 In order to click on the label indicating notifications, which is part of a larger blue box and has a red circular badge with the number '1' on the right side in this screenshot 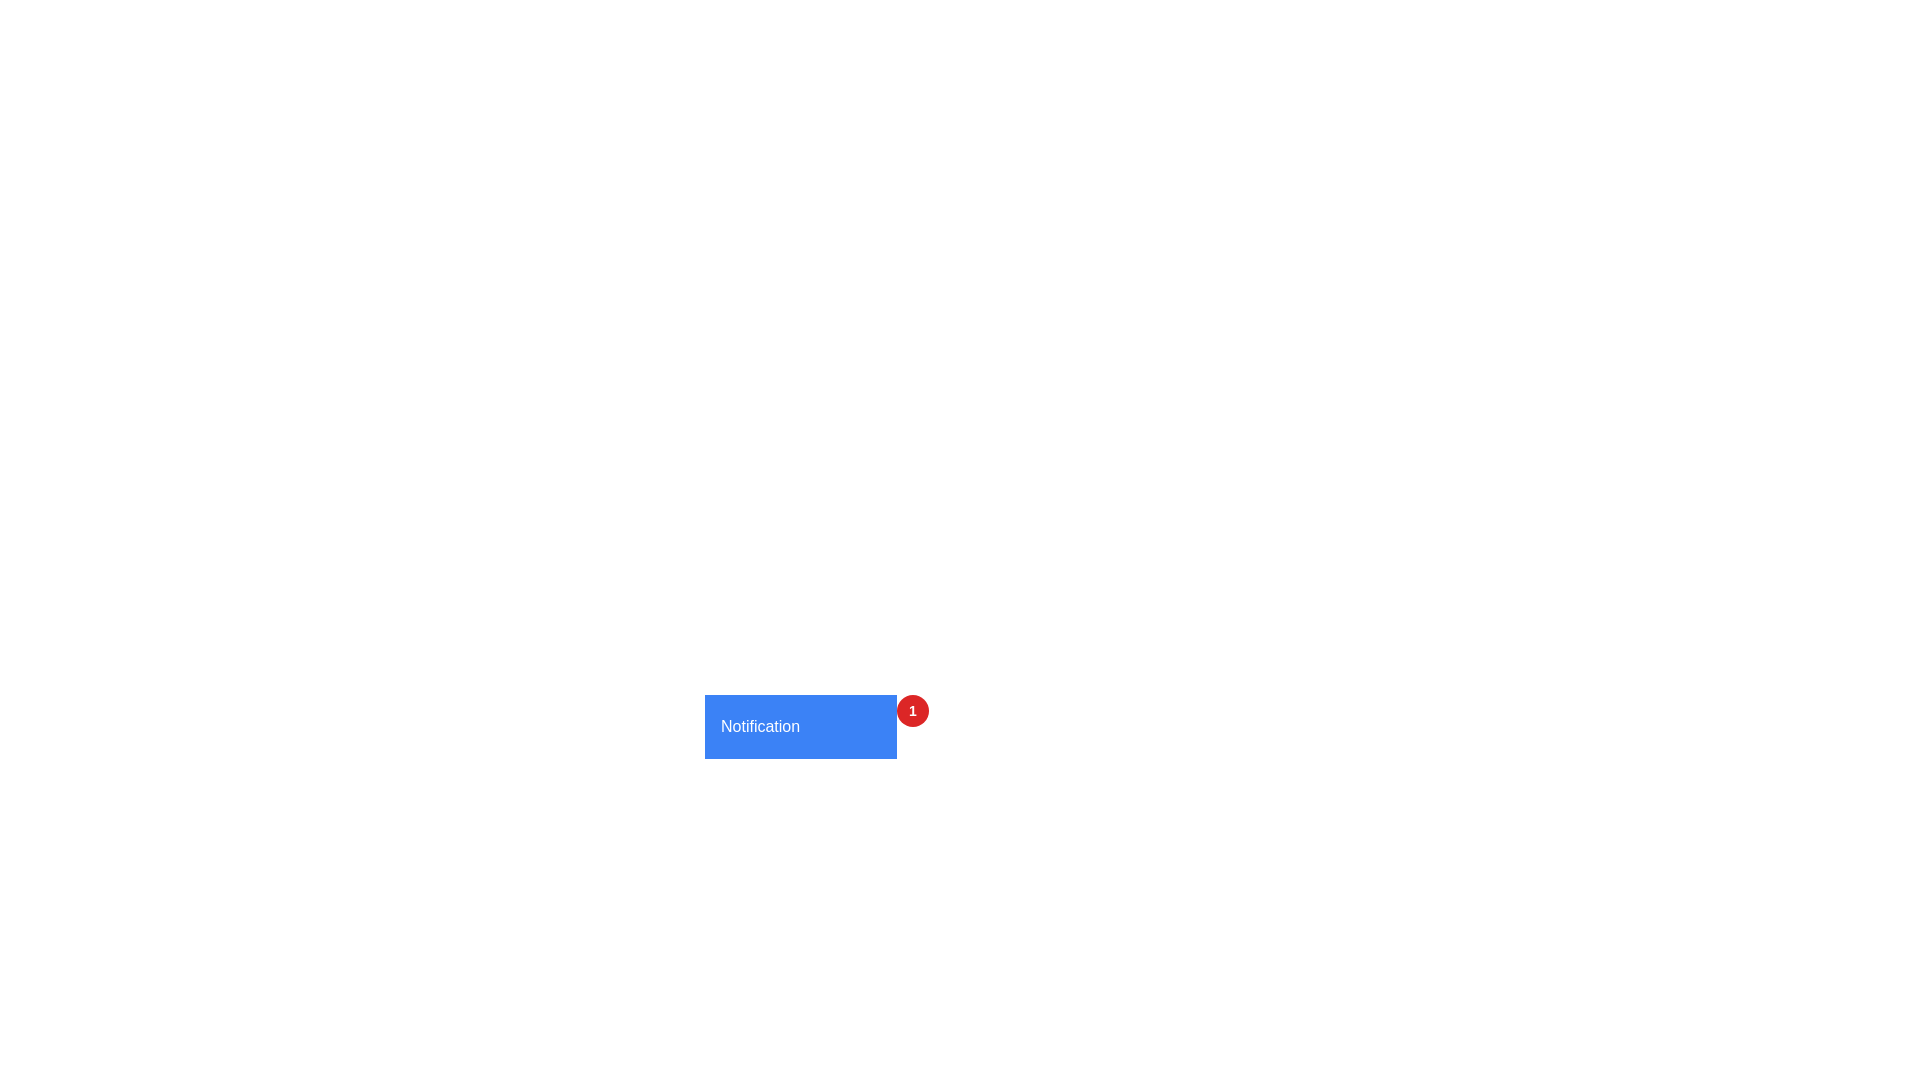, I will do `click(759, 726)`.